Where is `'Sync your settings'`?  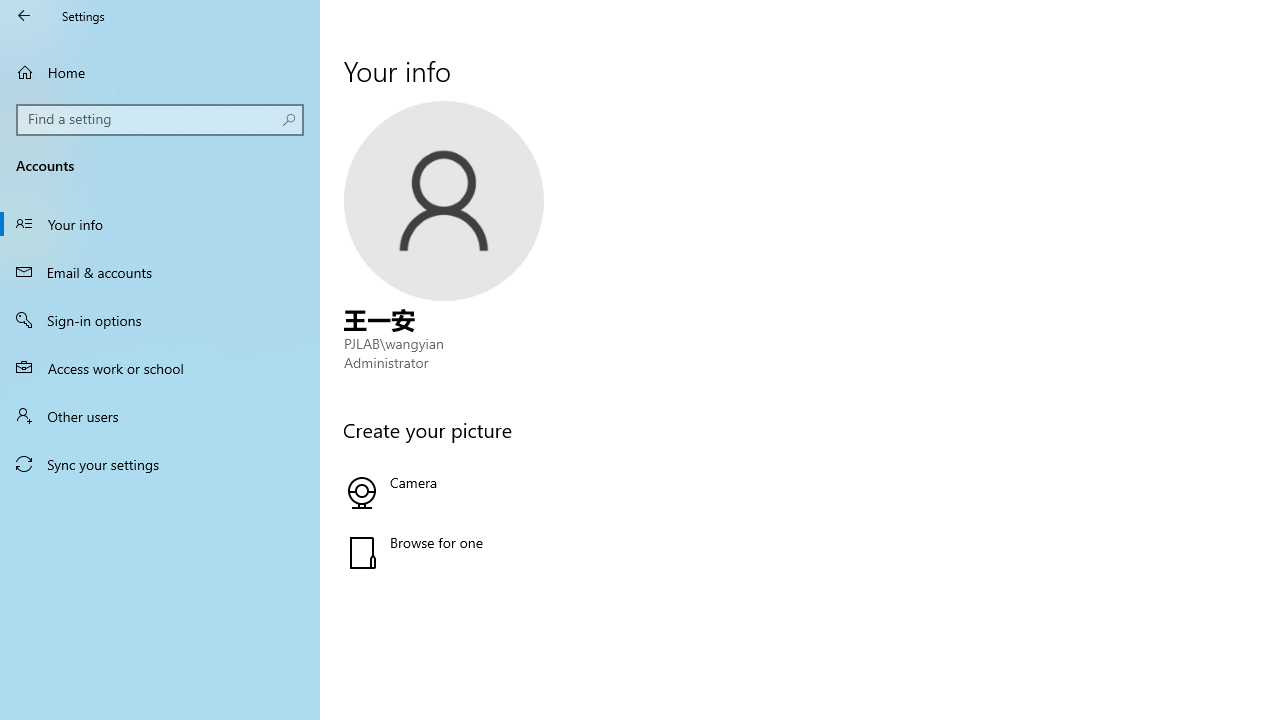
'Sync your settings' is located at coordinates (160, 464).